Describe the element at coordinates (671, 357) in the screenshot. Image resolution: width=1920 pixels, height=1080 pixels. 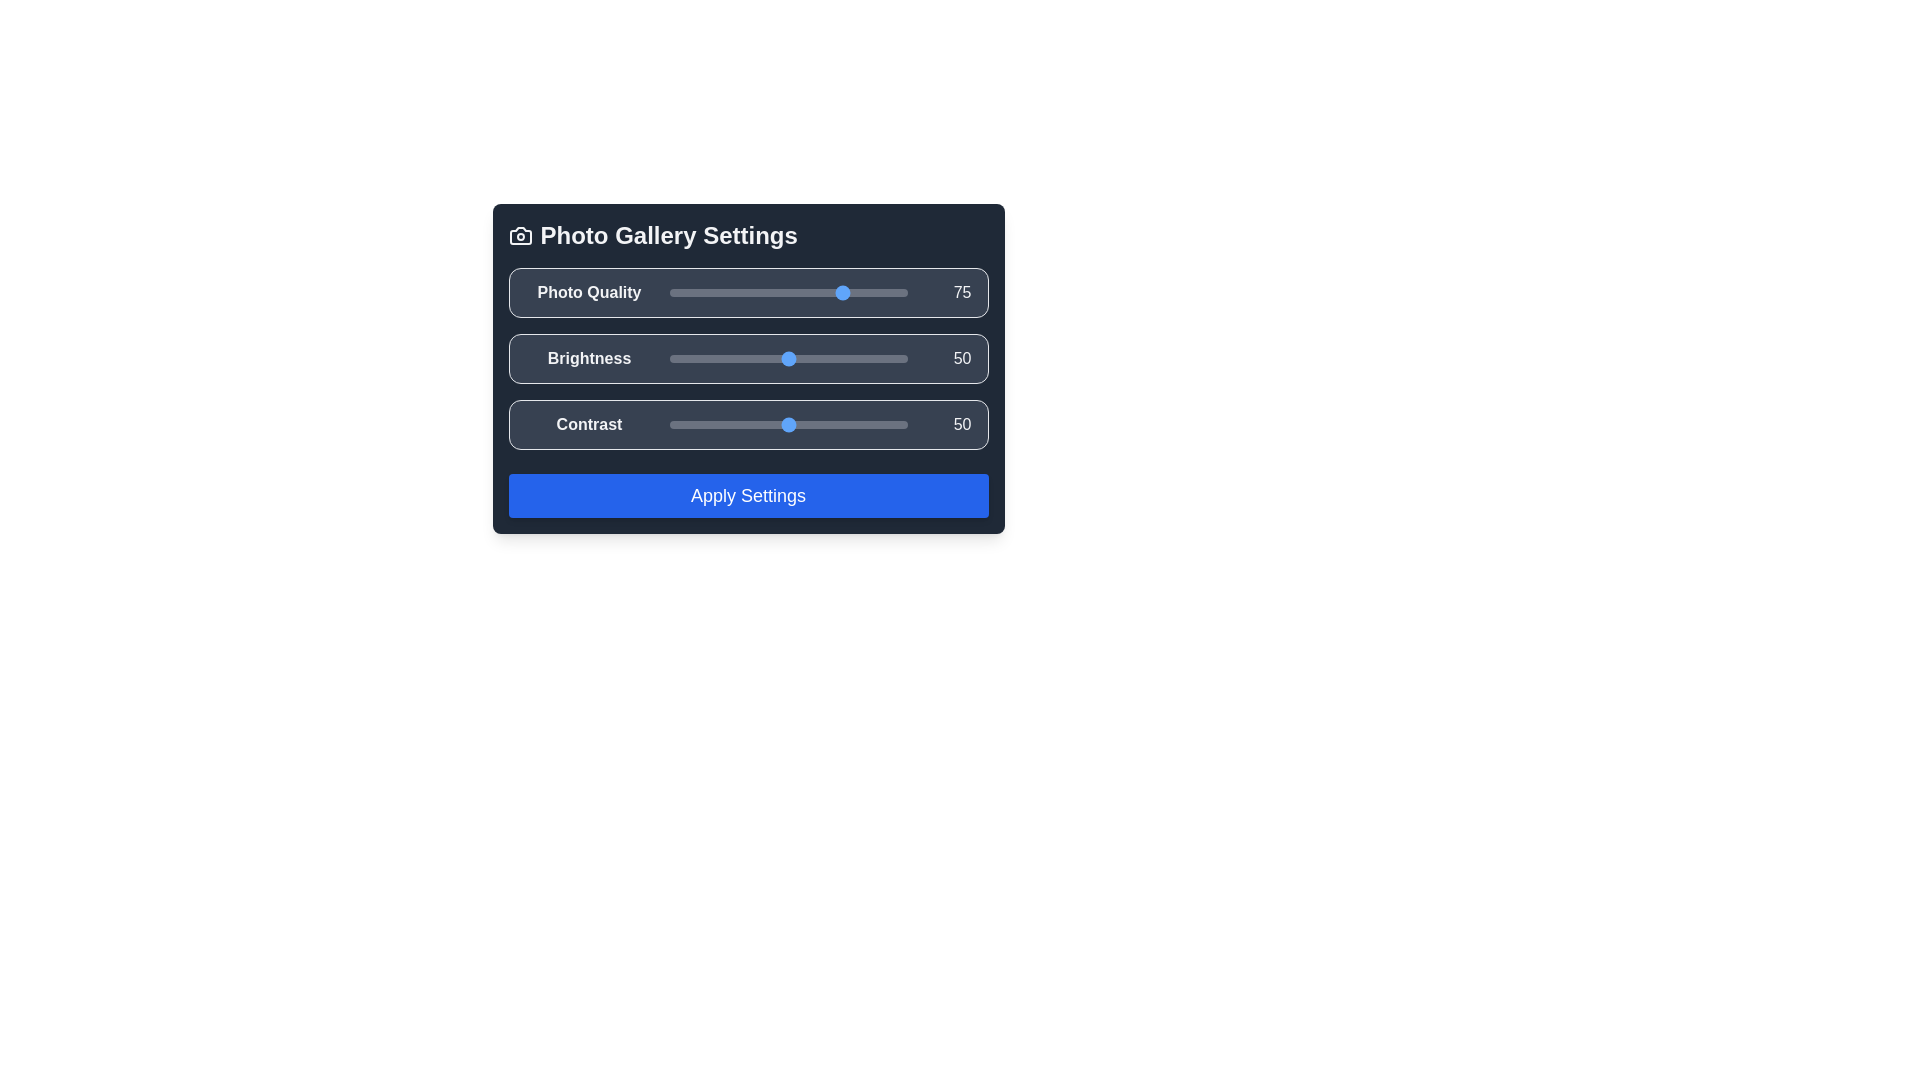
I see `the brightness level` at that location.